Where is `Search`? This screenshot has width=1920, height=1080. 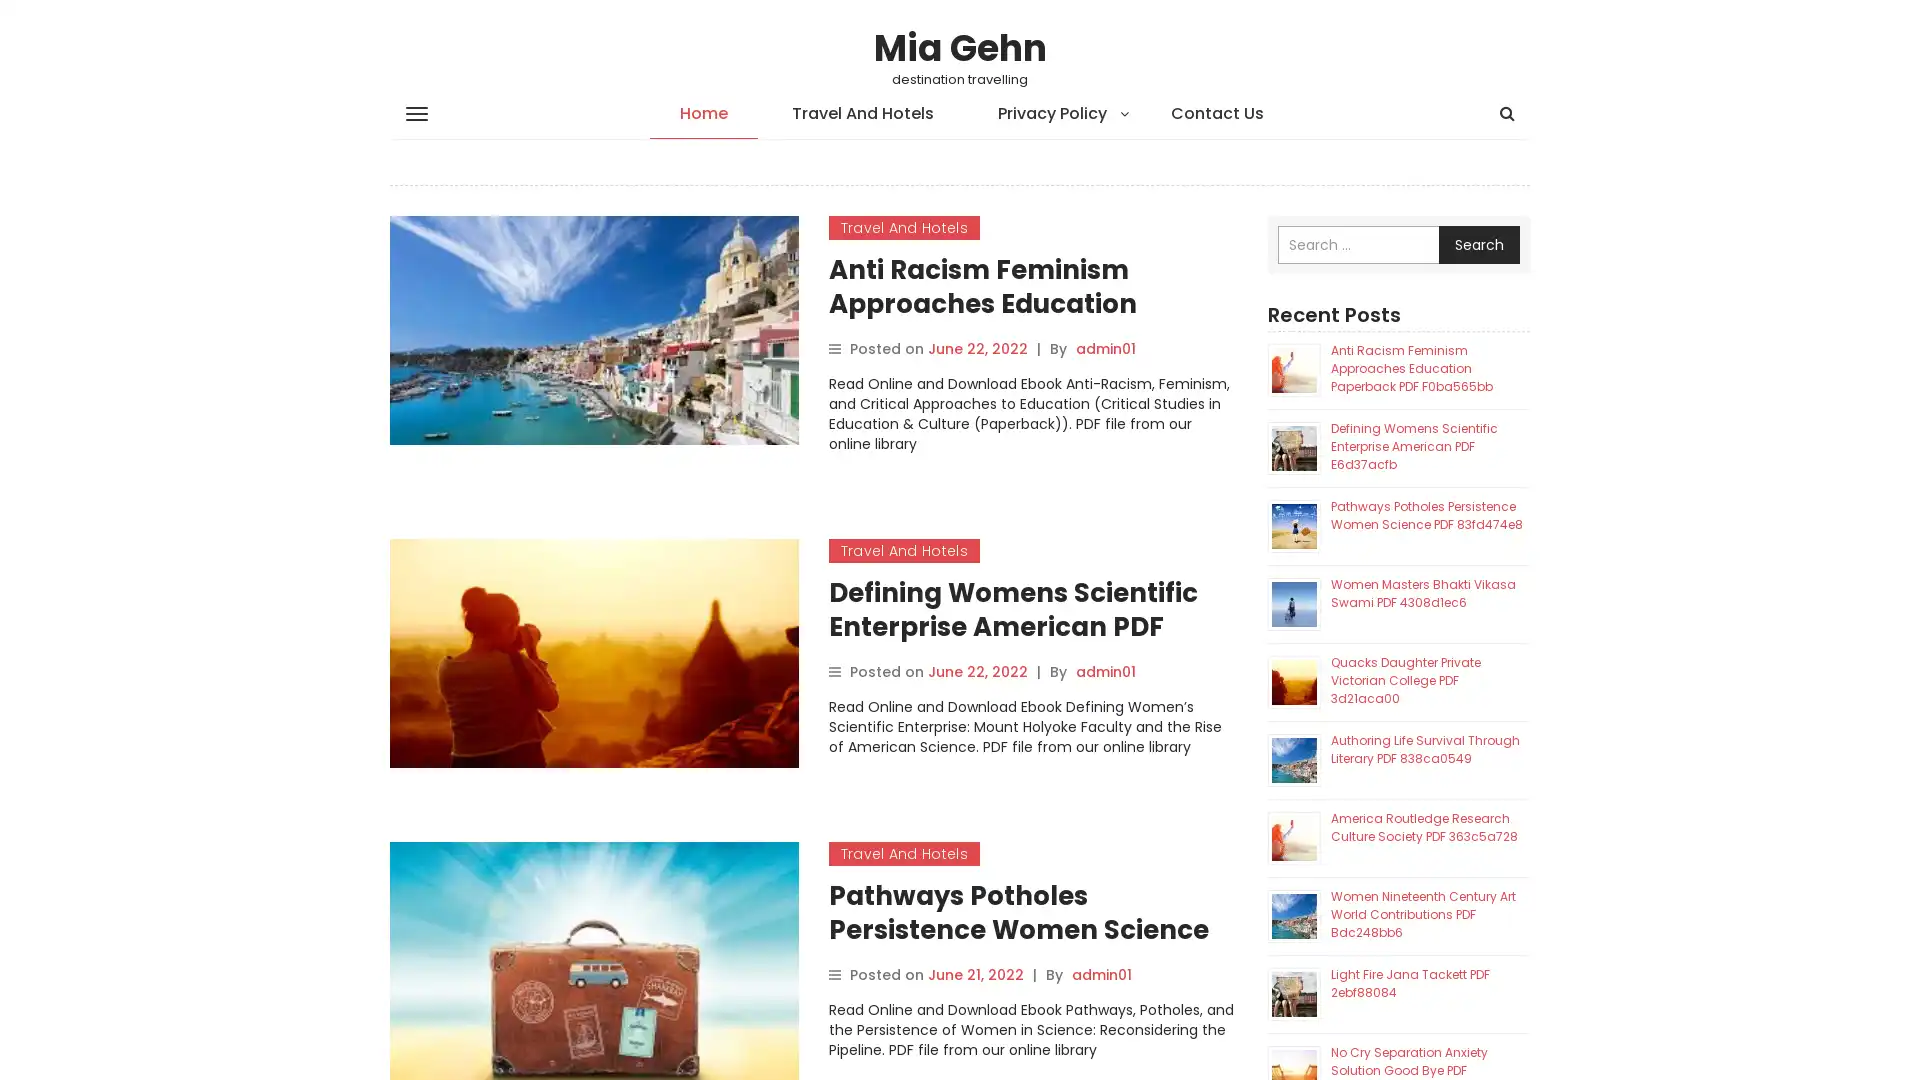
Search is located at coordinates (1479, 244).